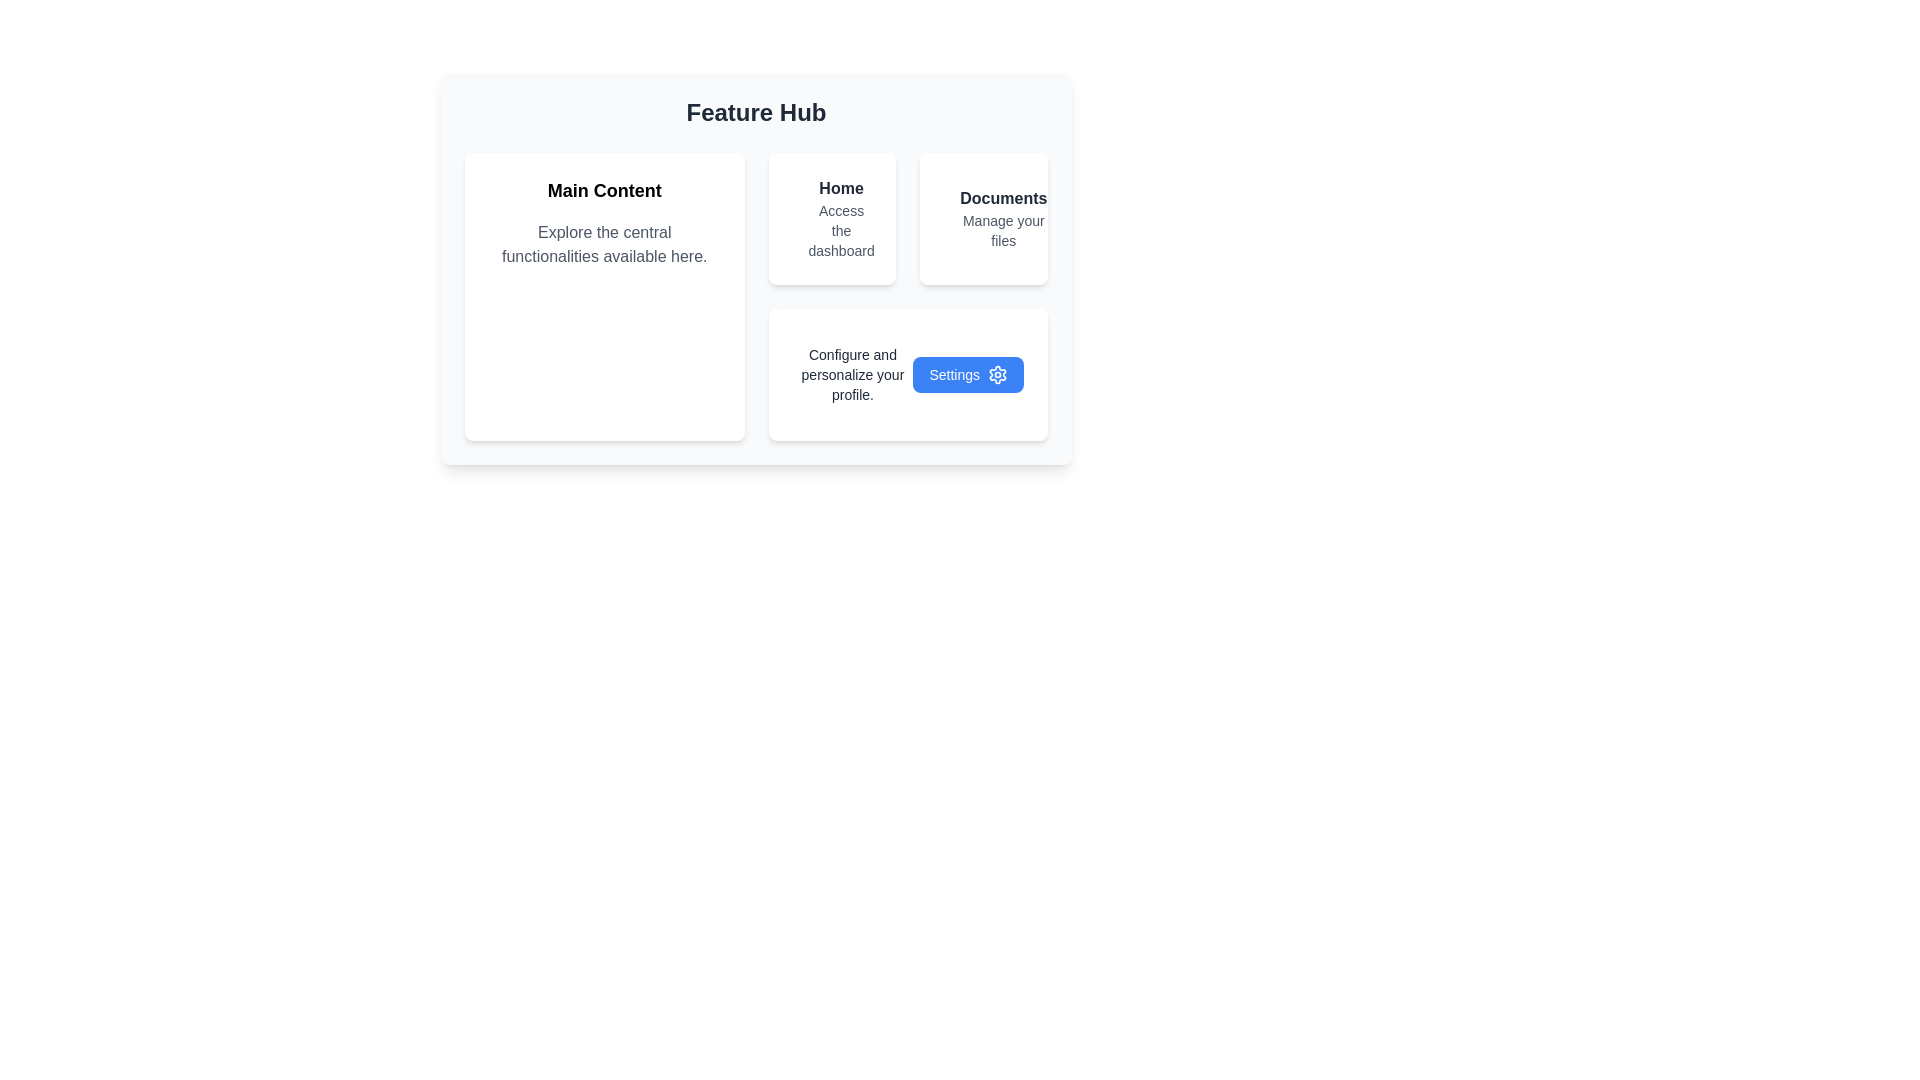 The image size is (1920, 1080). I want to click on the 'Home' text label displayed in bold dark gray font, prominently positioned at the top center of the card labeled 'Access the dashboard', so click(841, 189).